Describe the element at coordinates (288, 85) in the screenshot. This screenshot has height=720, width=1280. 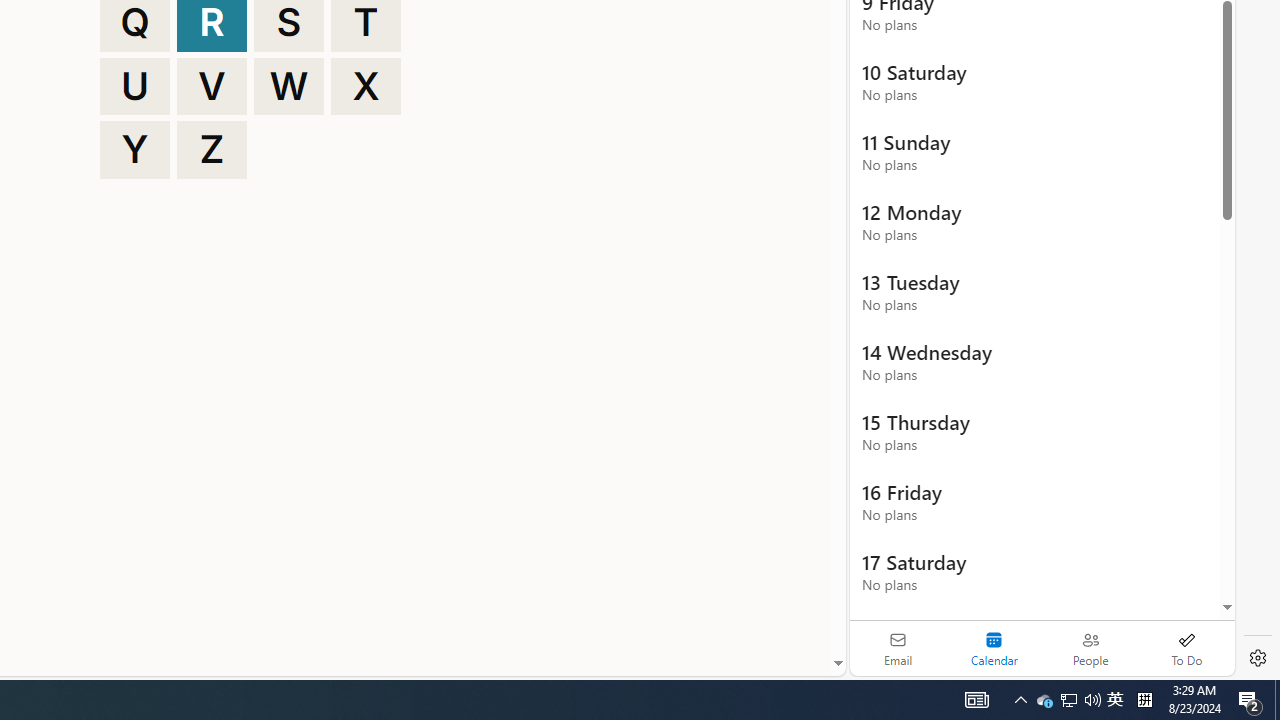
I see `'W'` at that location.